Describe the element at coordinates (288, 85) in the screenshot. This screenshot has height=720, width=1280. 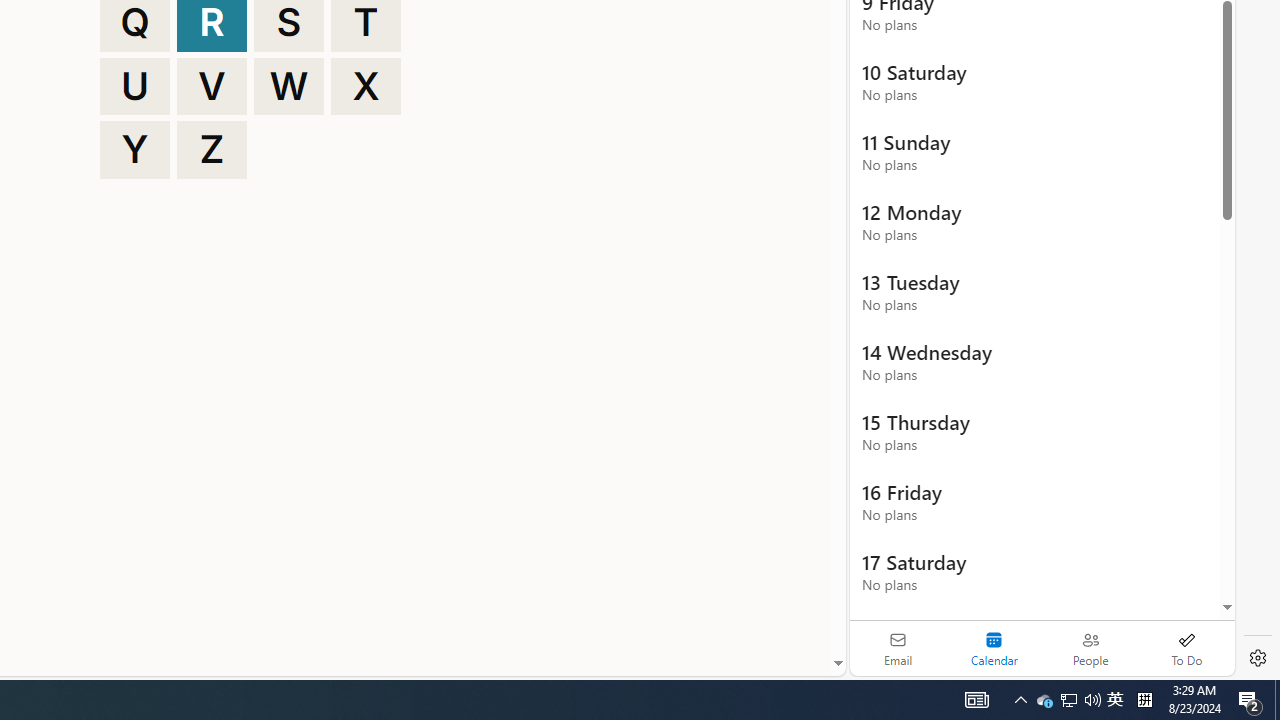
I see `'W'` at that location.